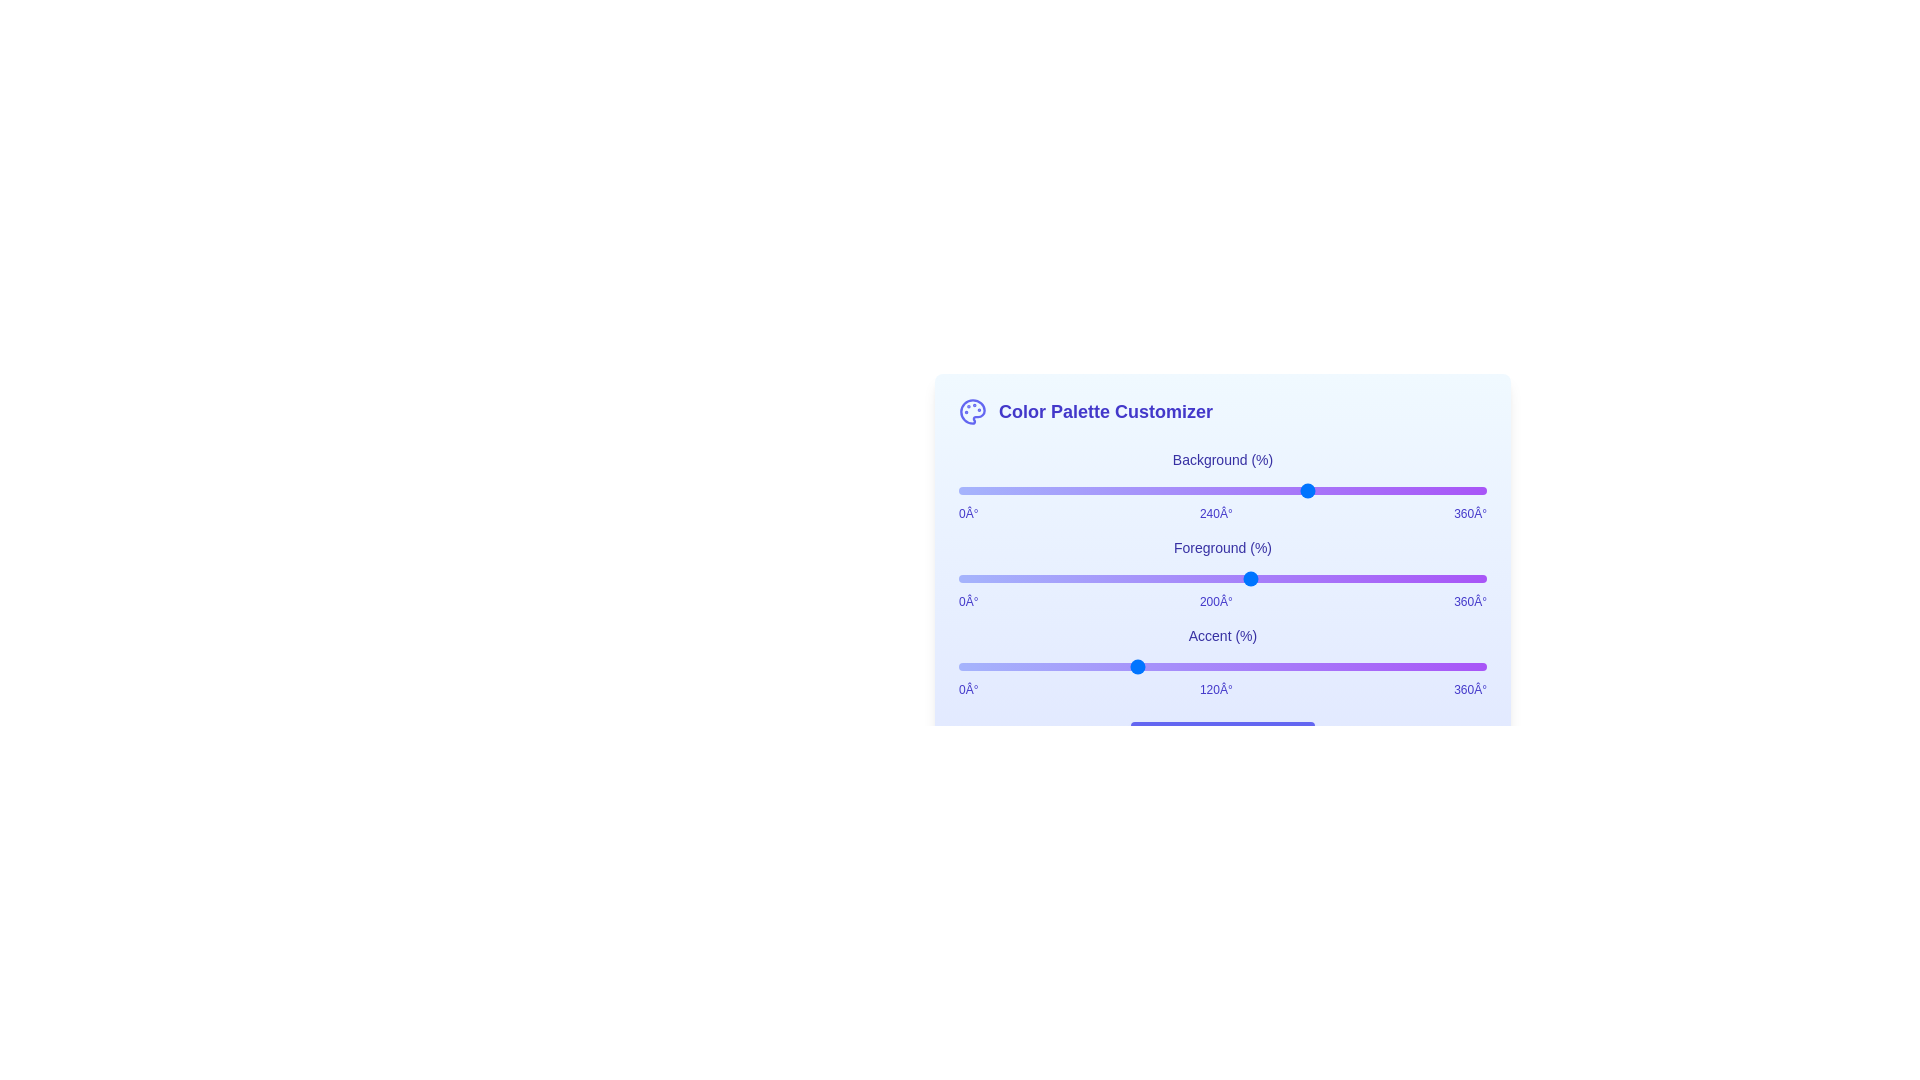 This screenshot has width=1920, height=1080. I want to click on the slider handle to inspect its position and value, so click(1222, 490).